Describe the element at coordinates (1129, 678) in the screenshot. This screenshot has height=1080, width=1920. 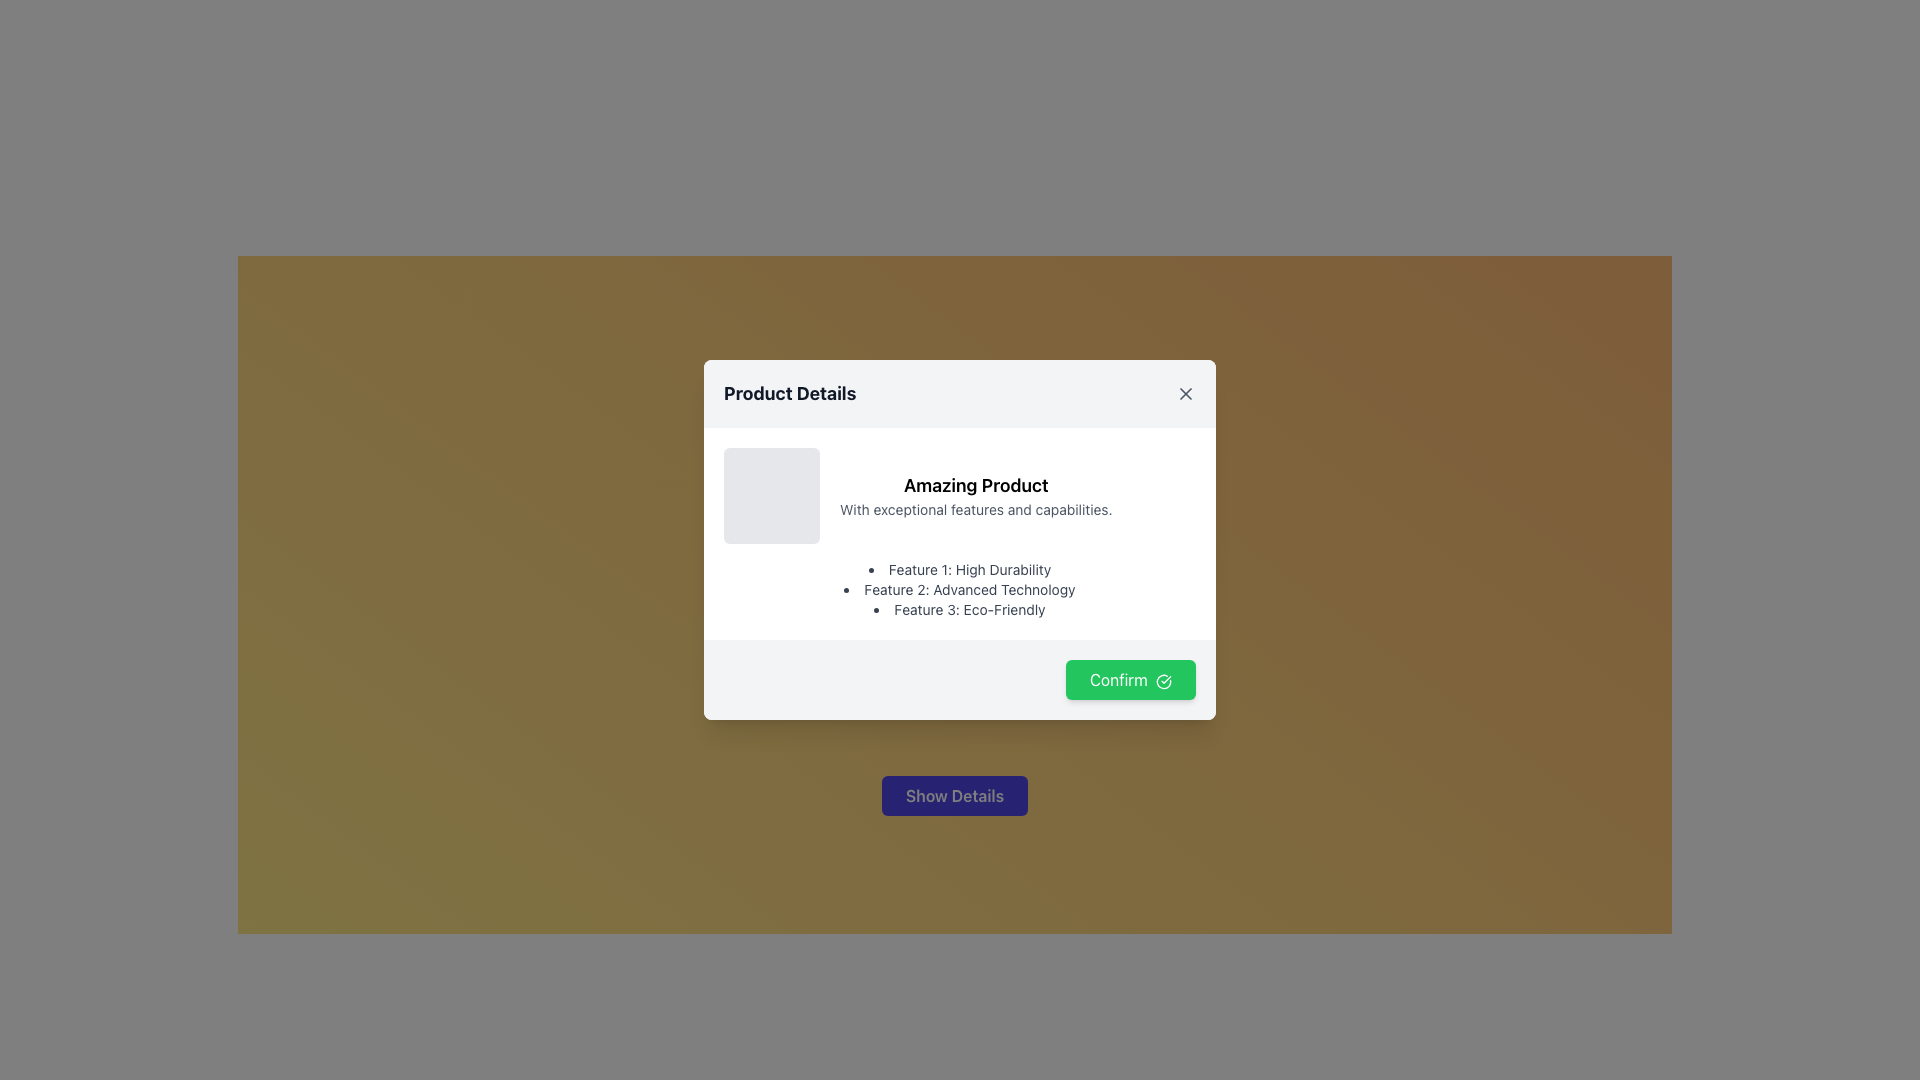
I see `the green rectangular 'Confirm' button with rounded corners located at the bottom-right corner of the modal window to confirm the action` at that location.